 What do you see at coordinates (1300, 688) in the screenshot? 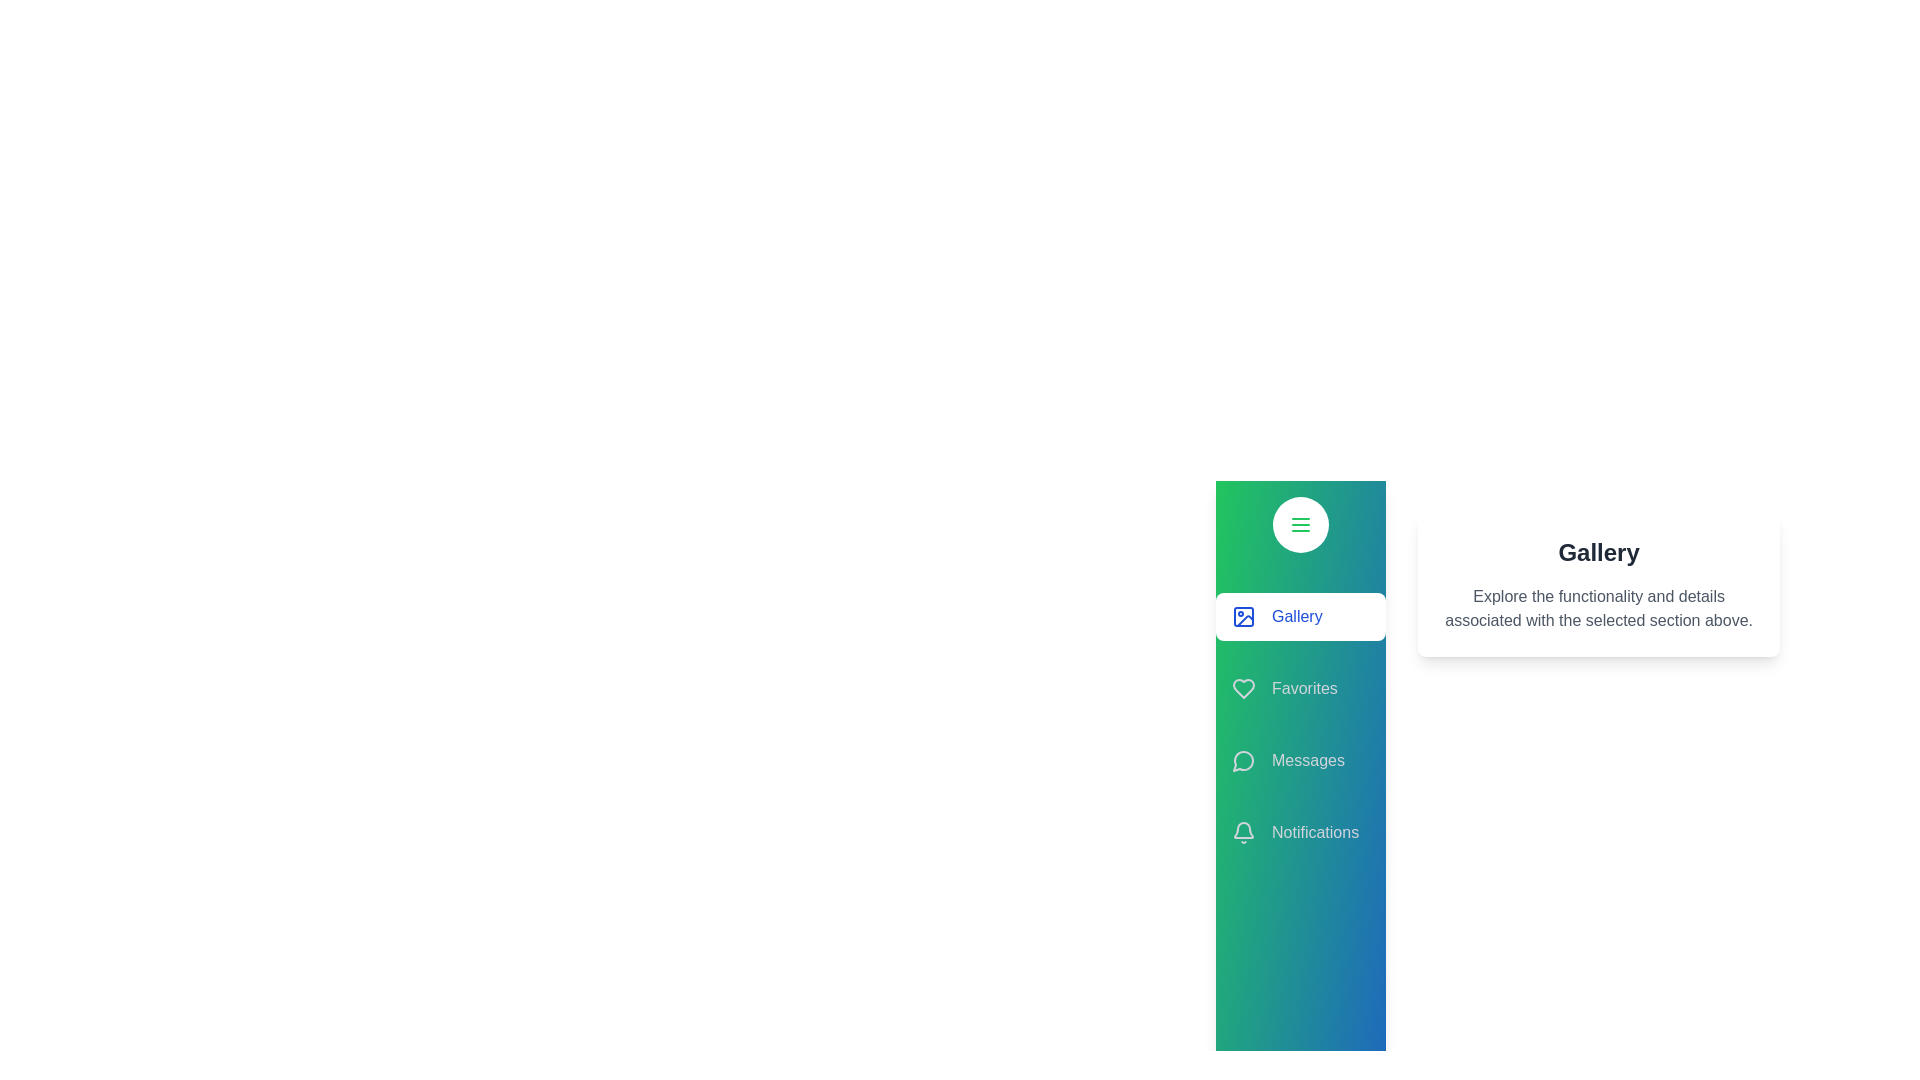
I see `the section Favorites in the EnhancedDrawer component` at bounding box center [1300, 688].